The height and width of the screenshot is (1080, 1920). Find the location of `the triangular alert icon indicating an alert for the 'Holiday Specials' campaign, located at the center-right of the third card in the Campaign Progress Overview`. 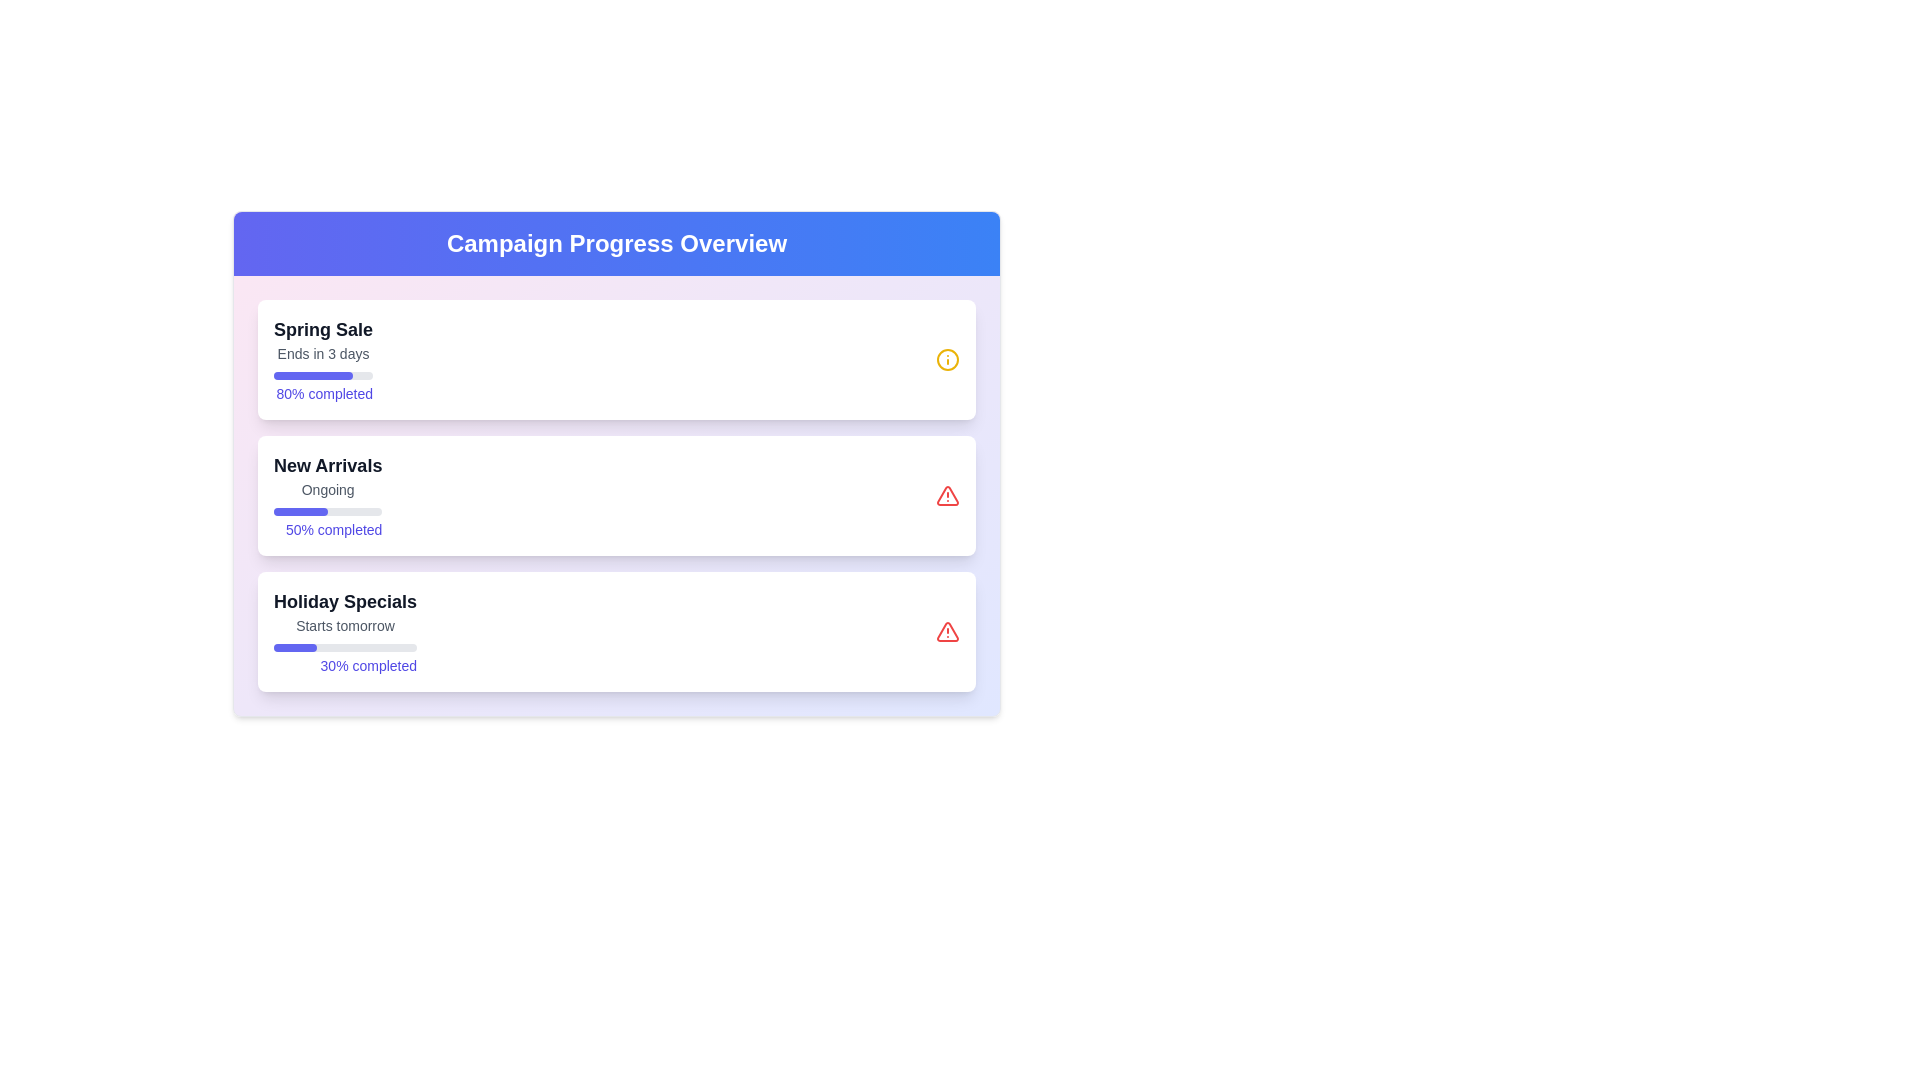

the triangular alert icon indicating an alert for the 'Holiday Specials' campaign, located at the center-right of the third card in the Campaign Progress Overview is located at coordinates (946, 495).